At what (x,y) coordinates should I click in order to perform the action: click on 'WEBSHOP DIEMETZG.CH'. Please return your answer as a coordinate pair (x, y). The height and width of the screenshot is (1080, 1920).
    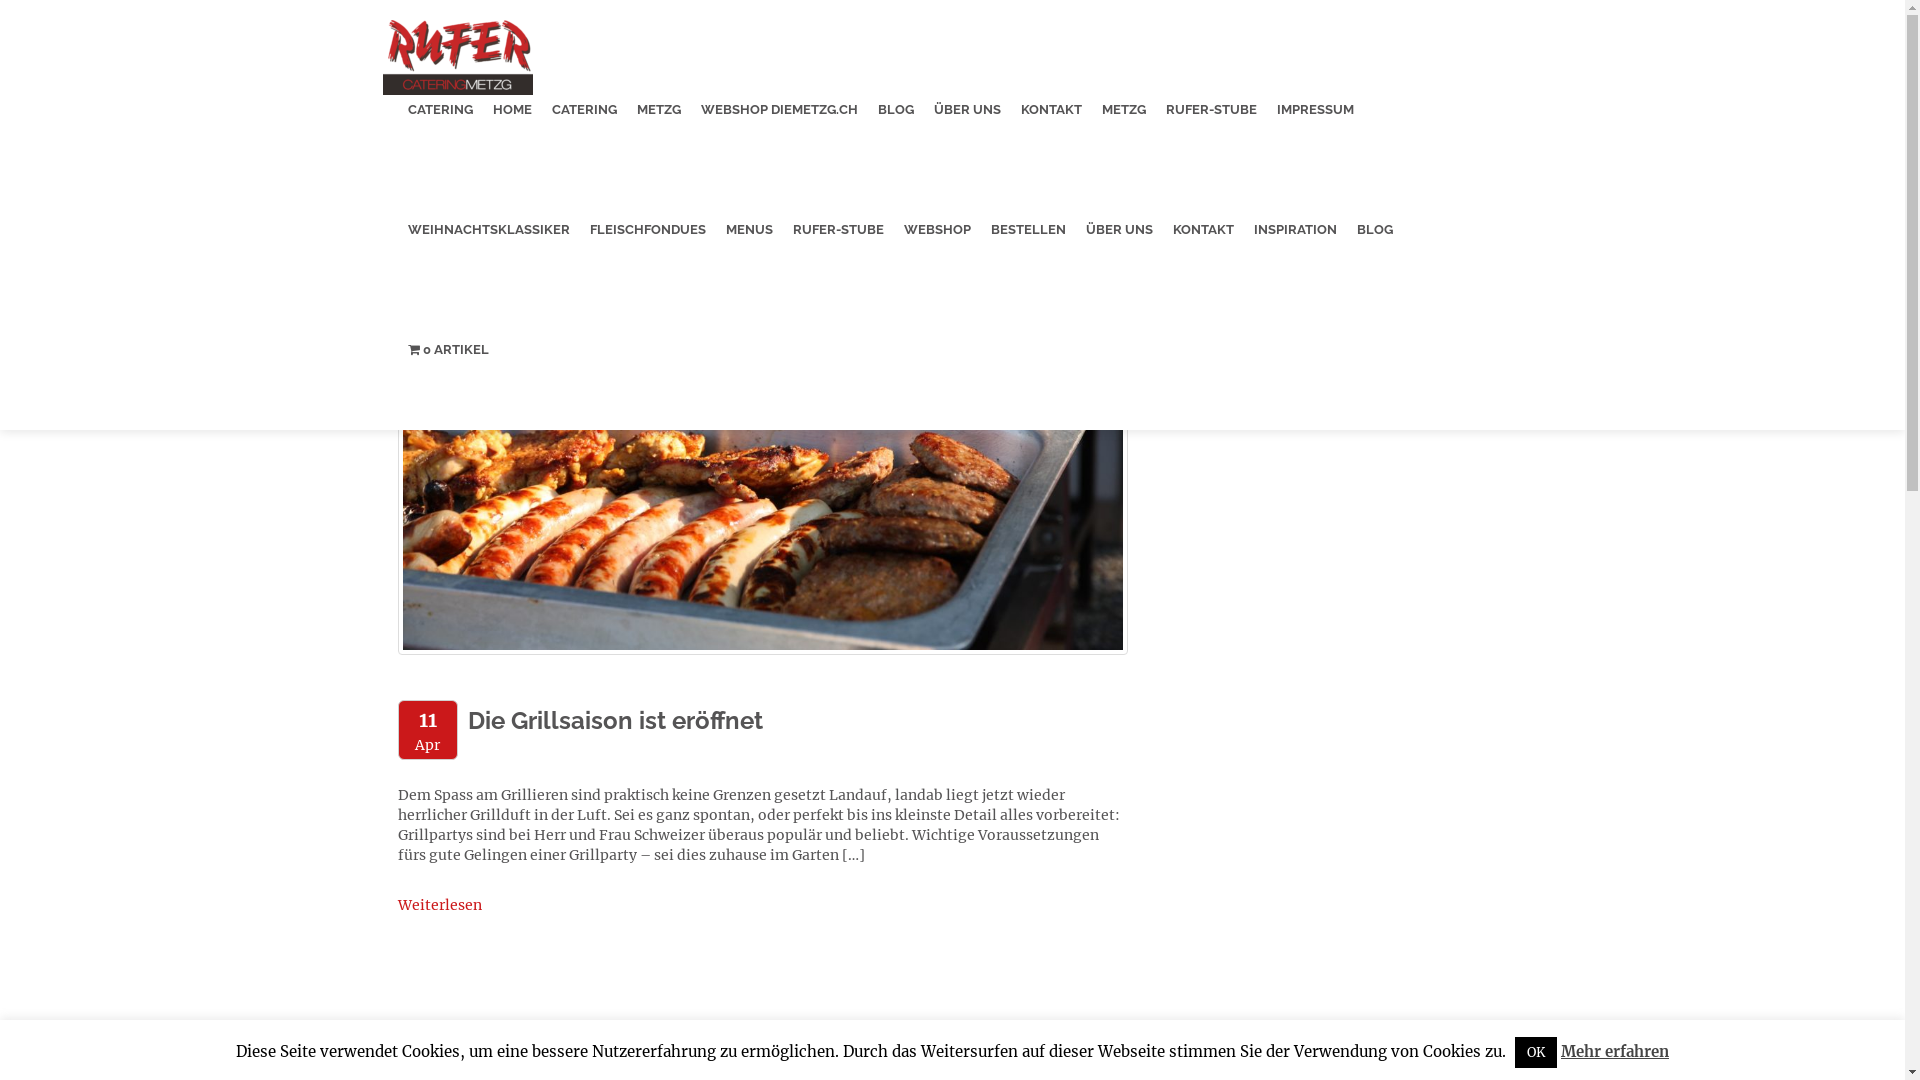
    Looking at the image, I should click on (690, 110).